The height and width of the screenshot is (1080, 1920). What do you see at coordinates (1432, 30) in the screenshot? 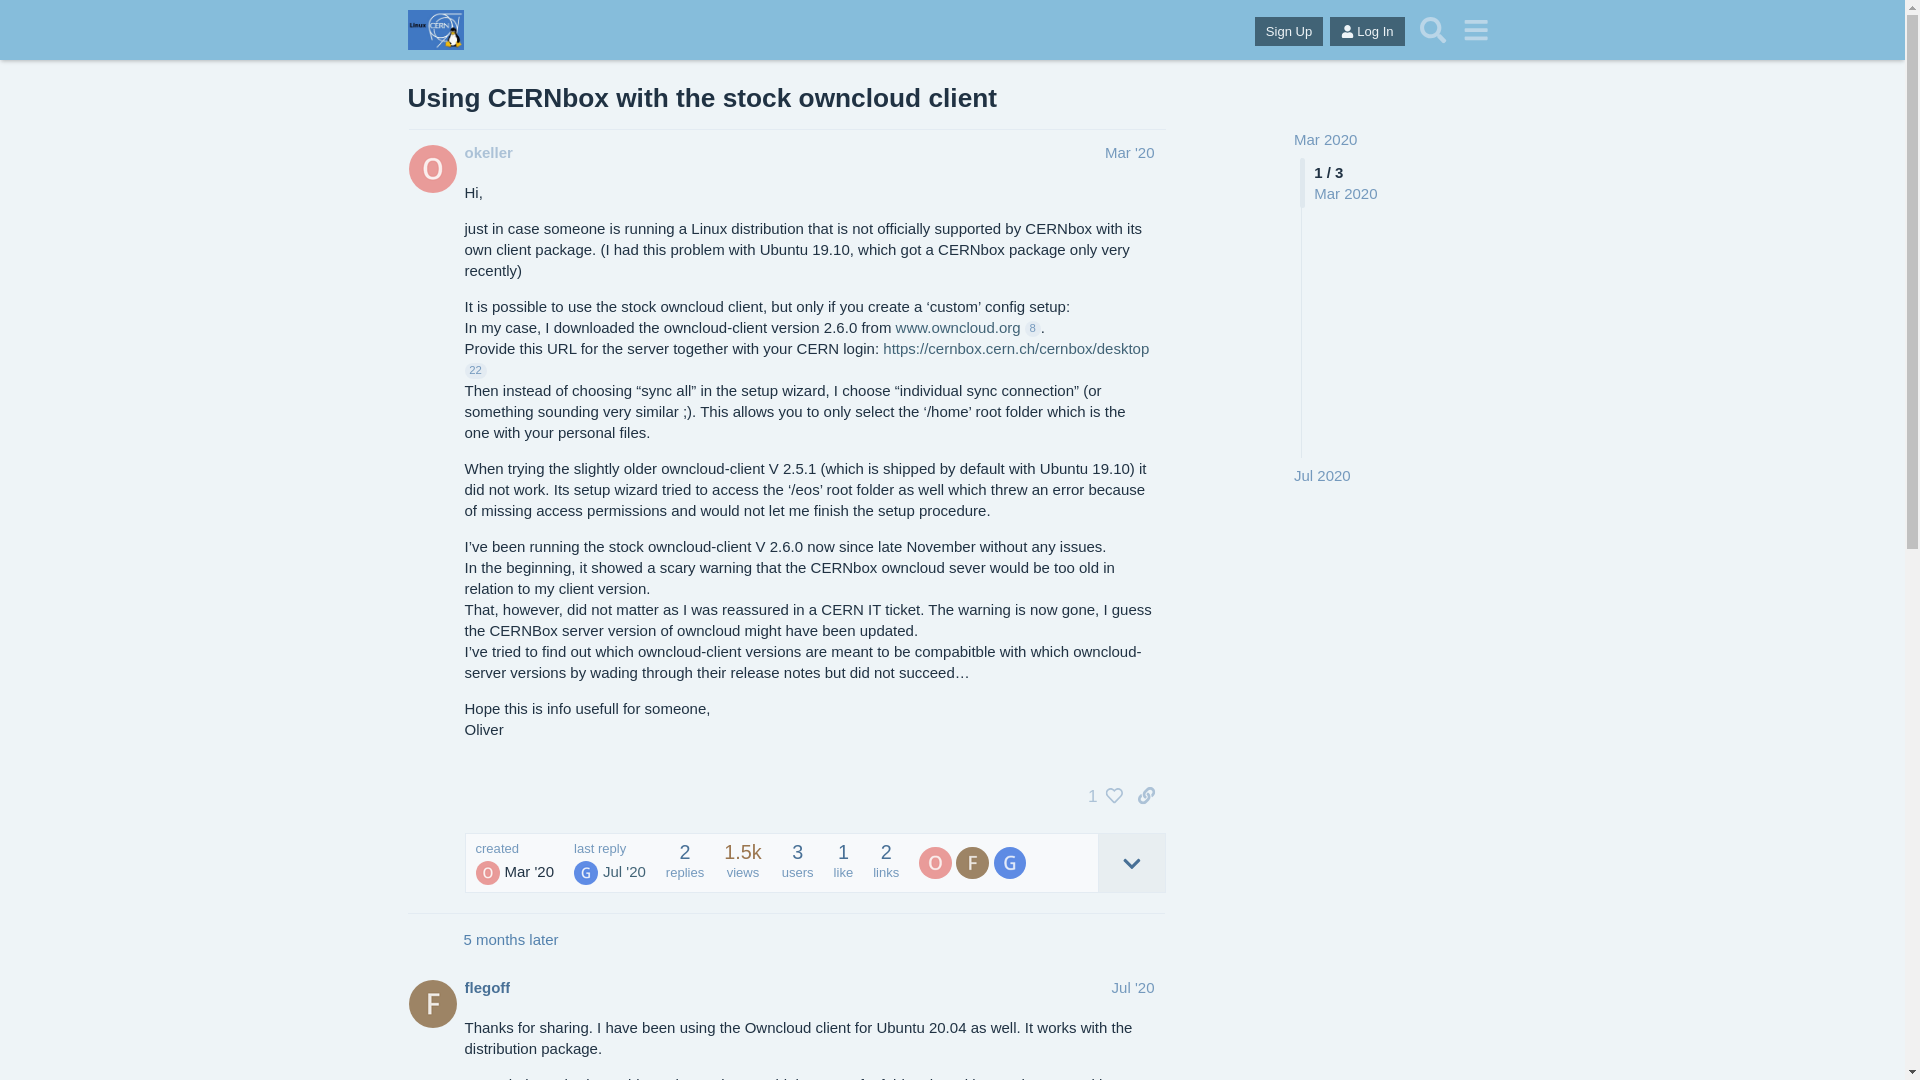
I see `'Search'` at bounding box center [1432, 30].